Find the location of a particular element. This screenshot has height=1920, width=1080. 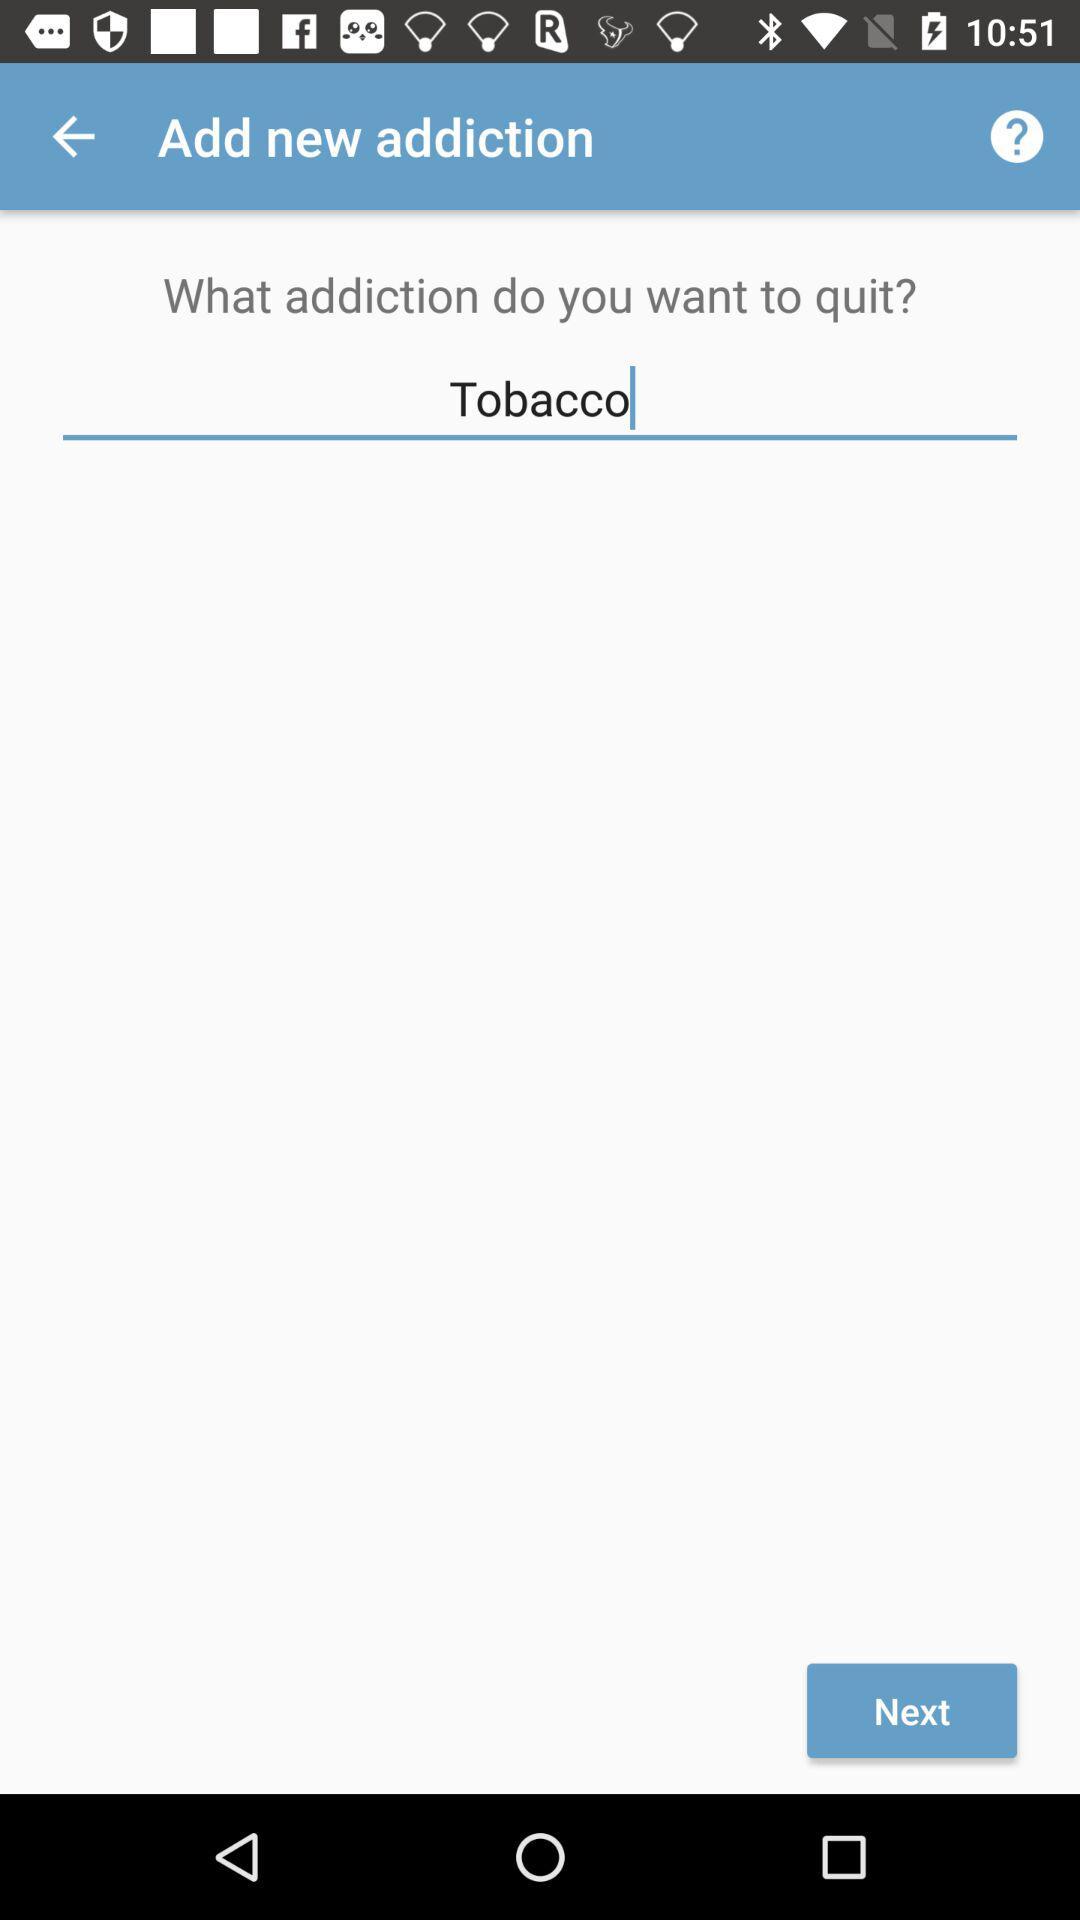

icon above the what addiction do icon is located at coordinates (72, 135).